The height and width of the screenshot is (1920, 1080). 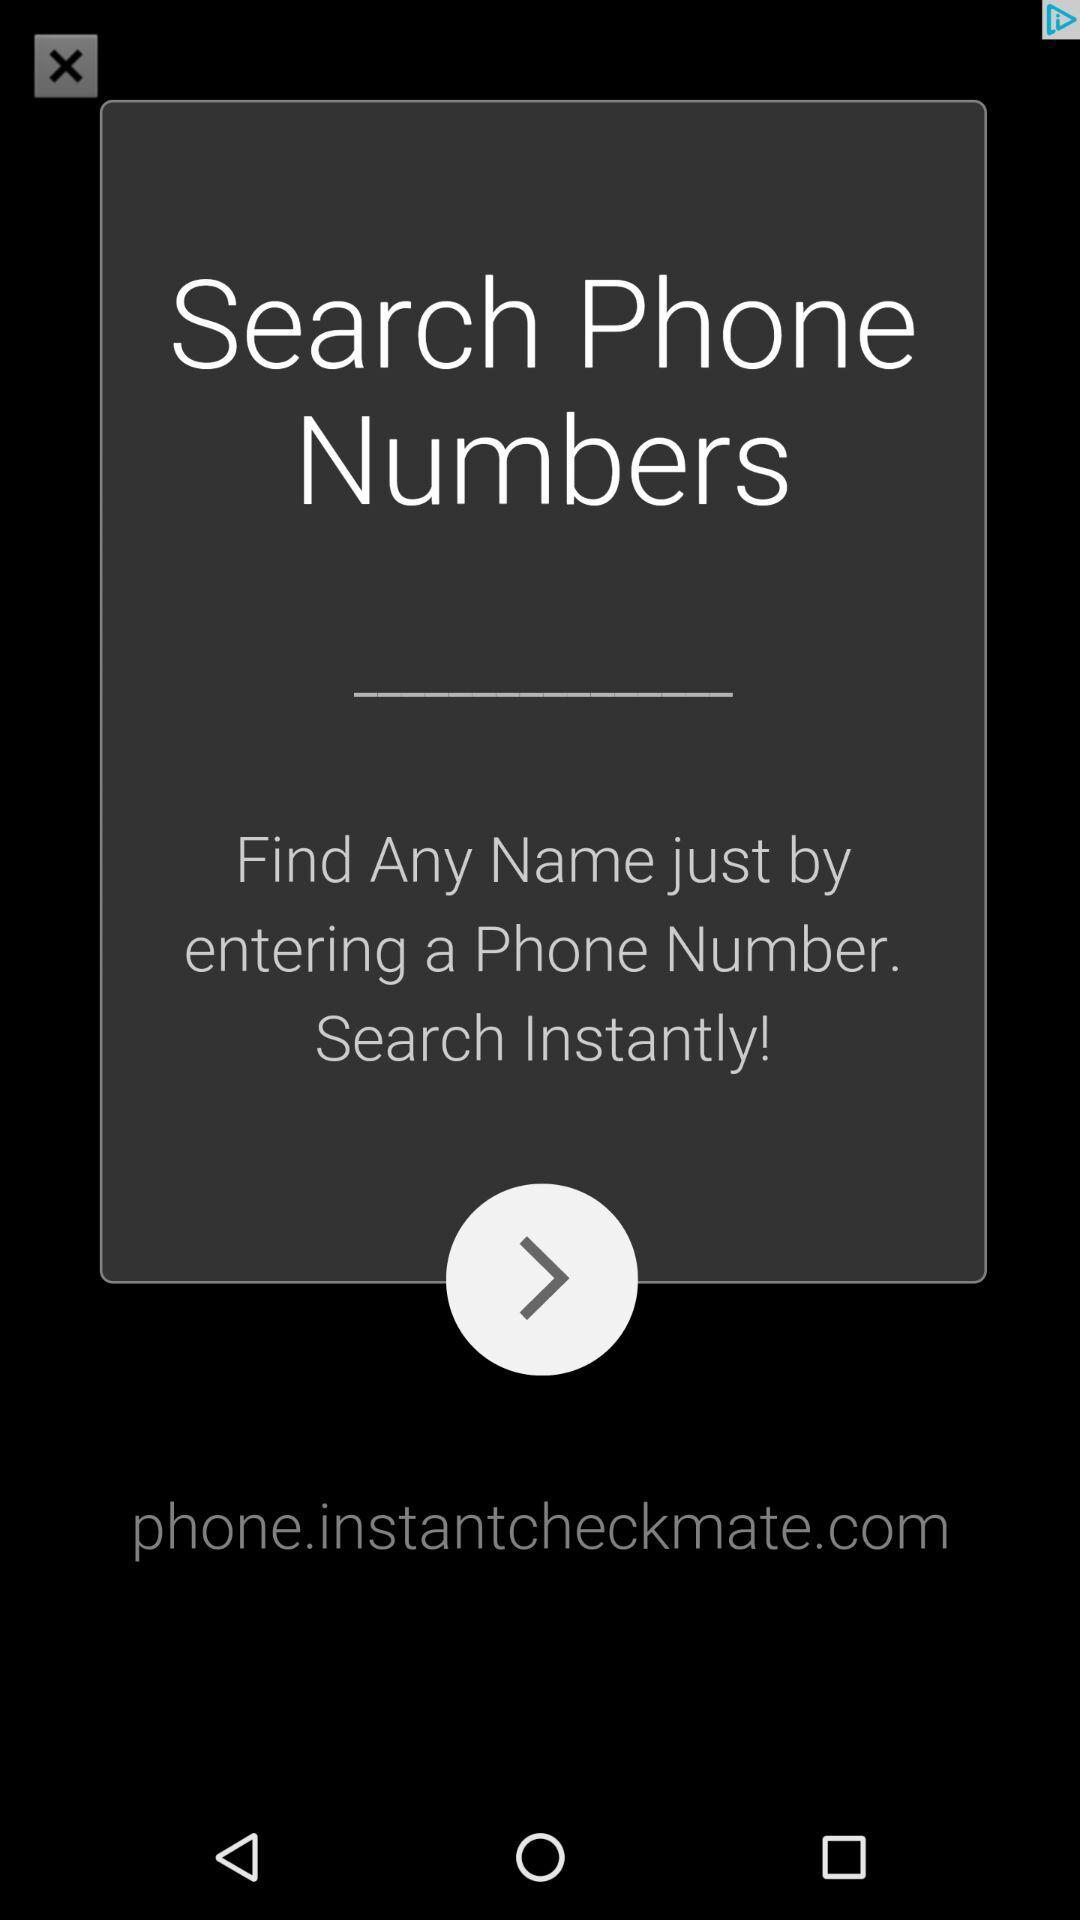 I want to click on the close icon, so click(x=91, y=97).